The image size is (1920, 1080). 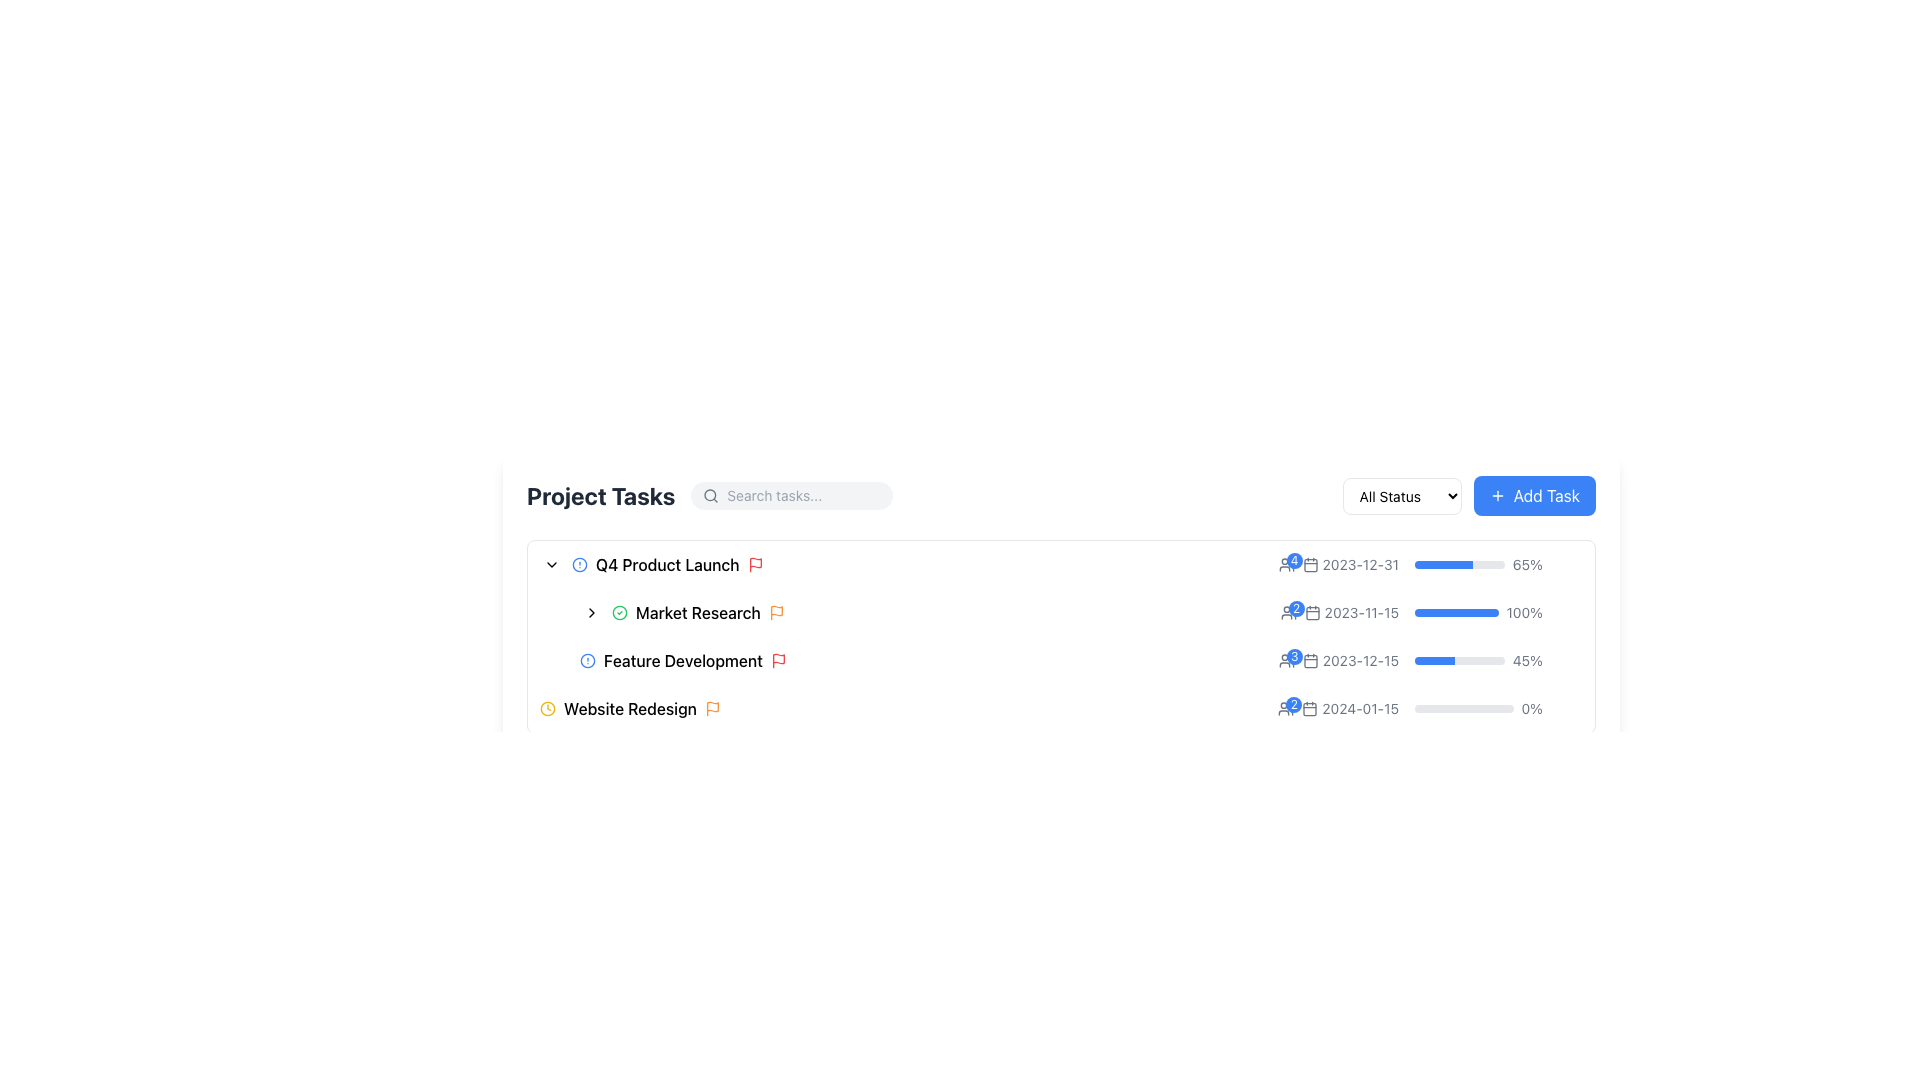 I want to click on the progress percentage Text label for the 'Website Redesign' task, which is positioned to the right of the progress bar and aligns with the task's date, so click(x=1429, y=708).